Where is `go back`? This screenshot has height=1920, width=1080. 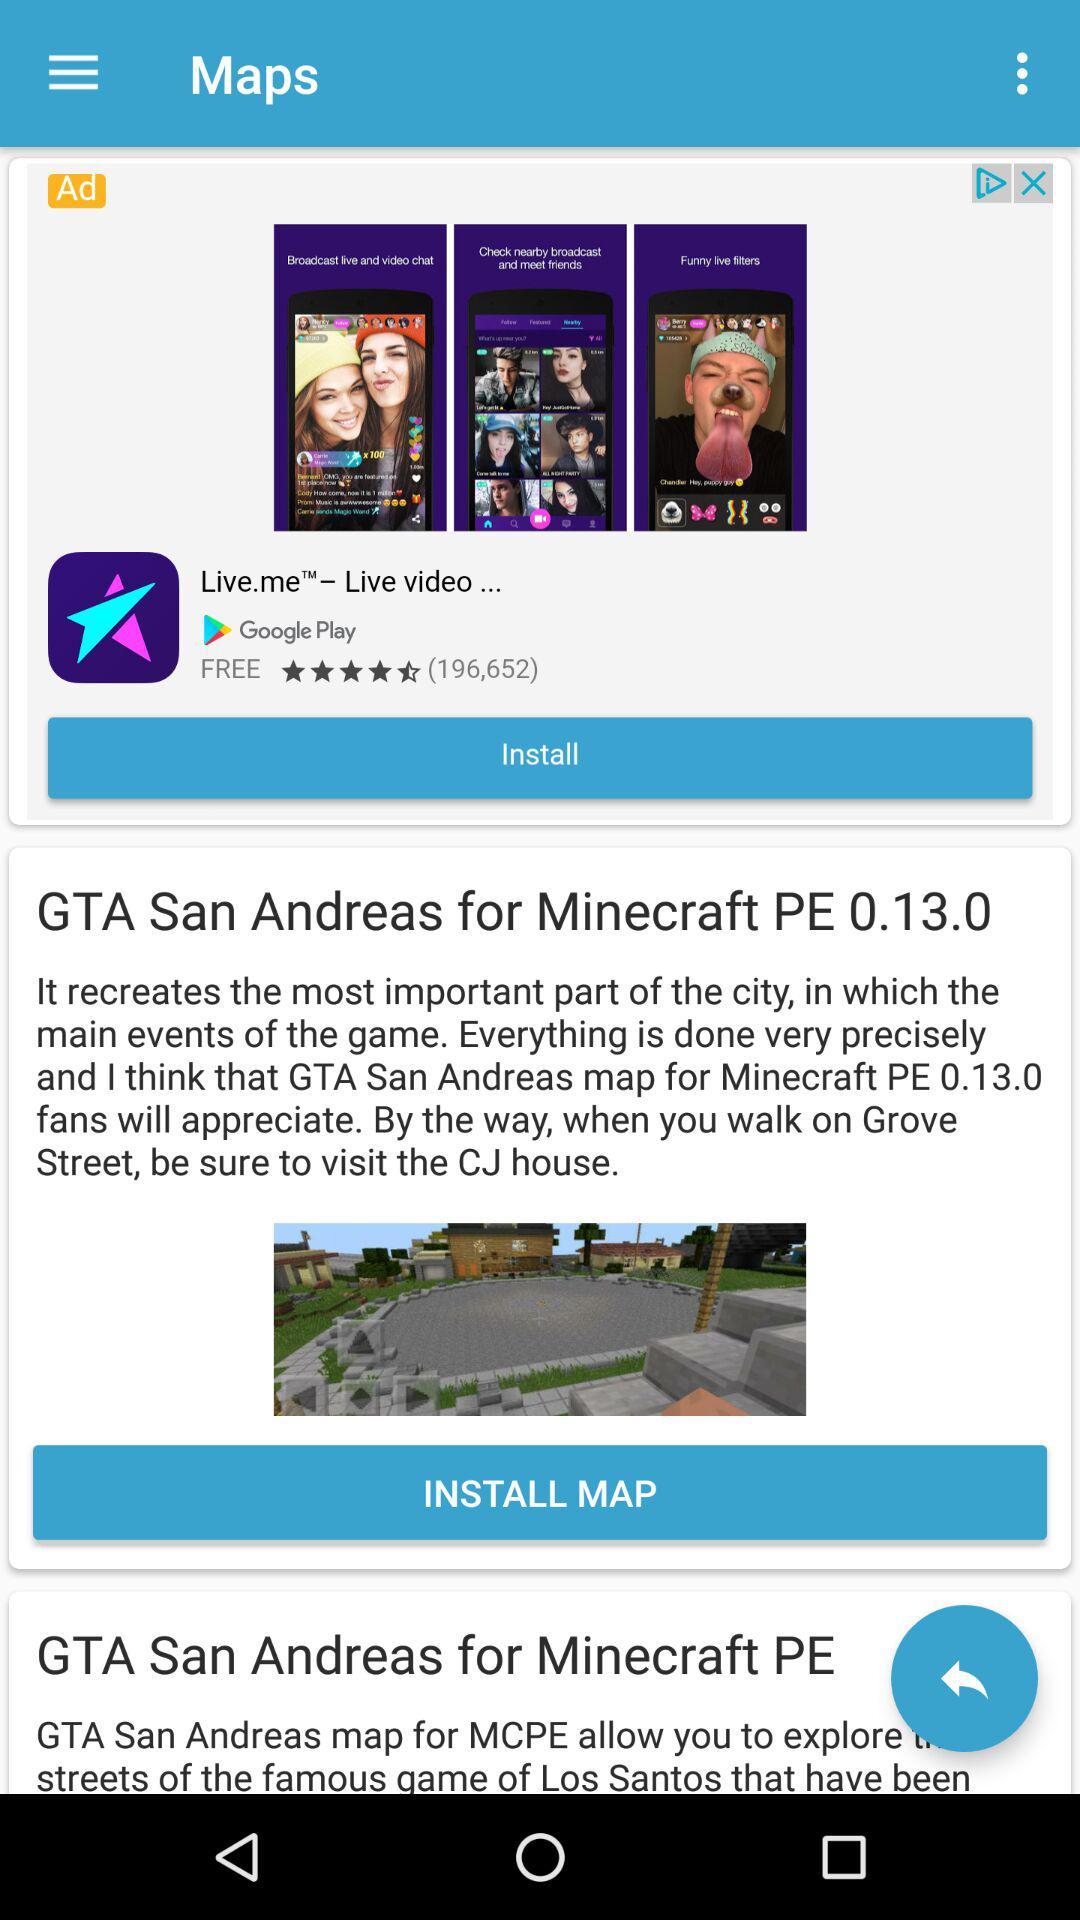 go back is located at coordinates (963, 1678).